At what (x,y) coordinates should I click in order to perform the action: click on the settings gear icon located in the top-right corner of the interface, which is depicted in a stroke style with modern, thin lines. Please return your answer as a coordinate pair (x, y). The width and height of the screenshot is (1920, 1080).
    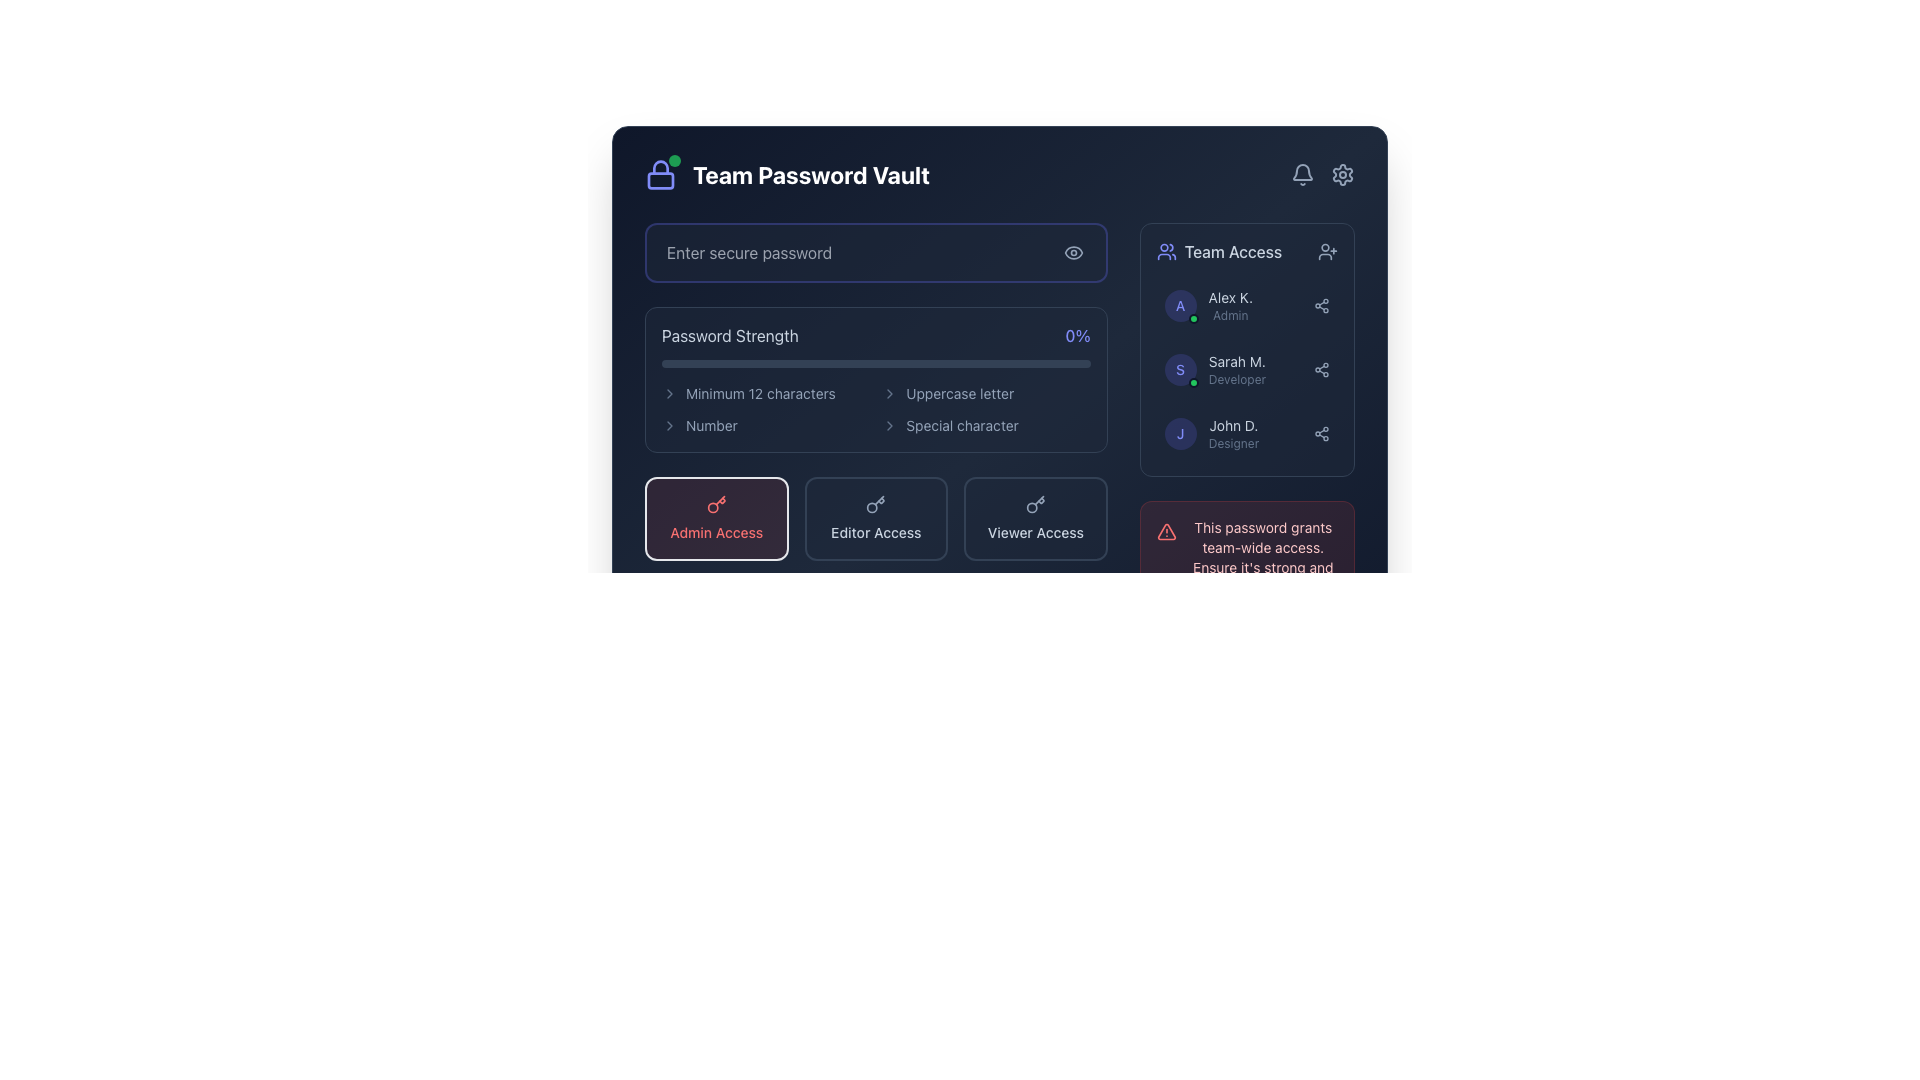
    Looking at the image, I should click on (1343, 173).